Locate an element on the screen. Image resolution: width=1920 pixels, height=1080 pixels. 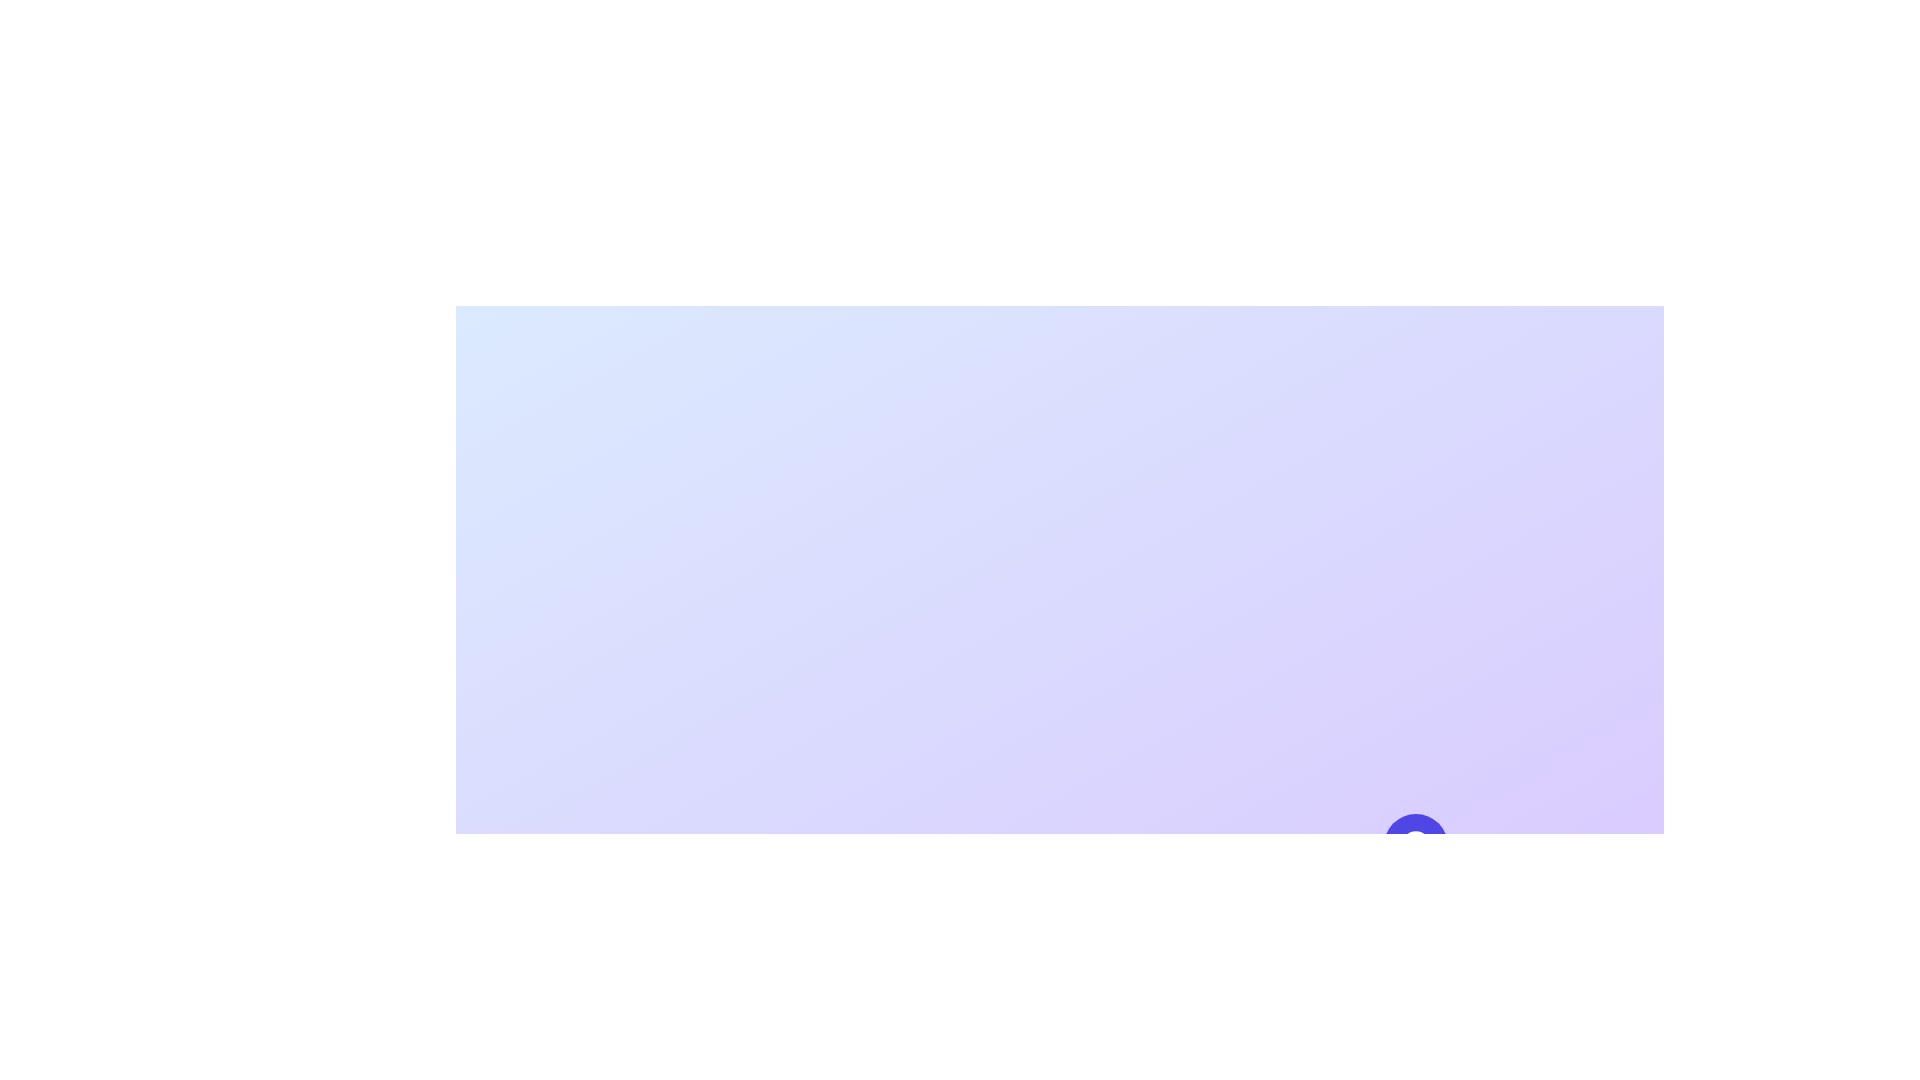
the central button to toggle the menu visibility is located at coordinates (1415, 845).